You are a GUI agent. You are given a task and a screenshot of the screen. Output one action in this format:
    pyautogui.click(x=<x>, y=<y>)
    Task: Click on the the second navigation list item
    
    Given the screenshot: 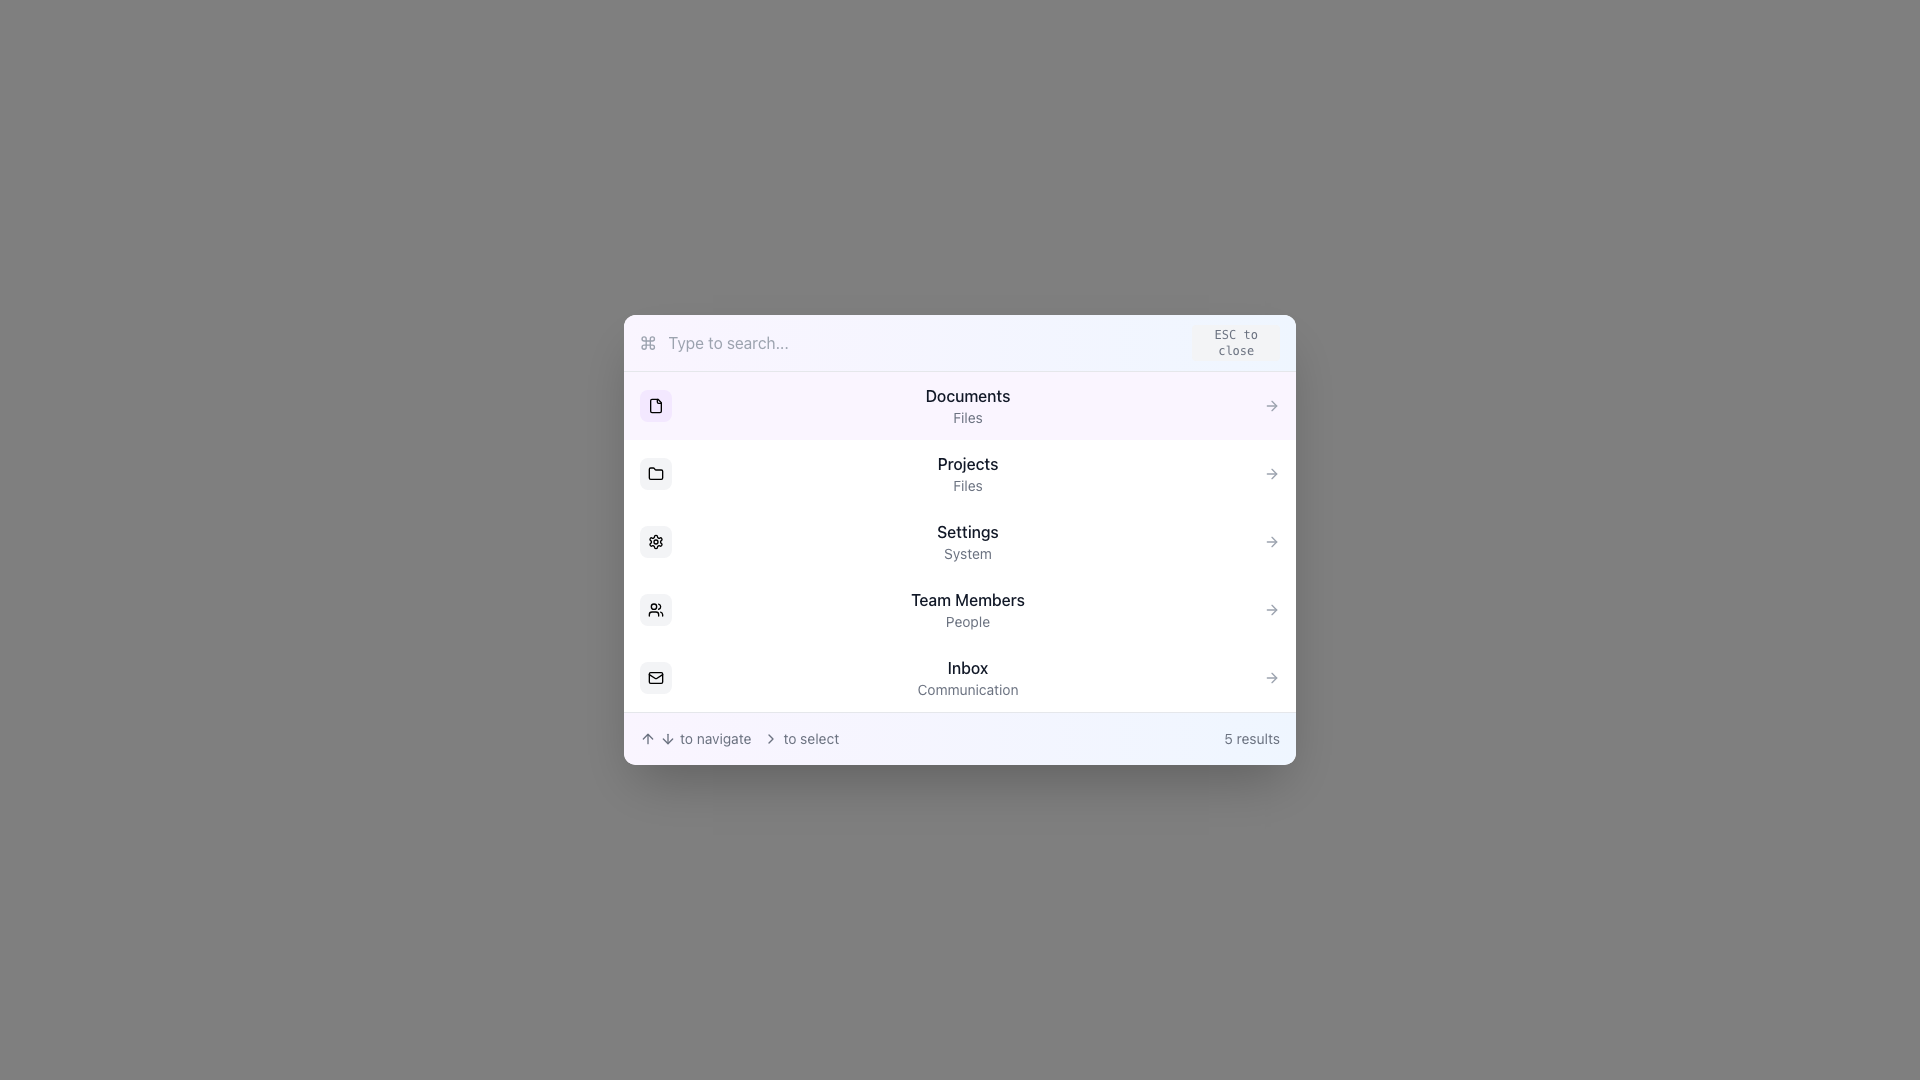 What is the action you would take?
    pyautogui.click(x=960, y=474)
    